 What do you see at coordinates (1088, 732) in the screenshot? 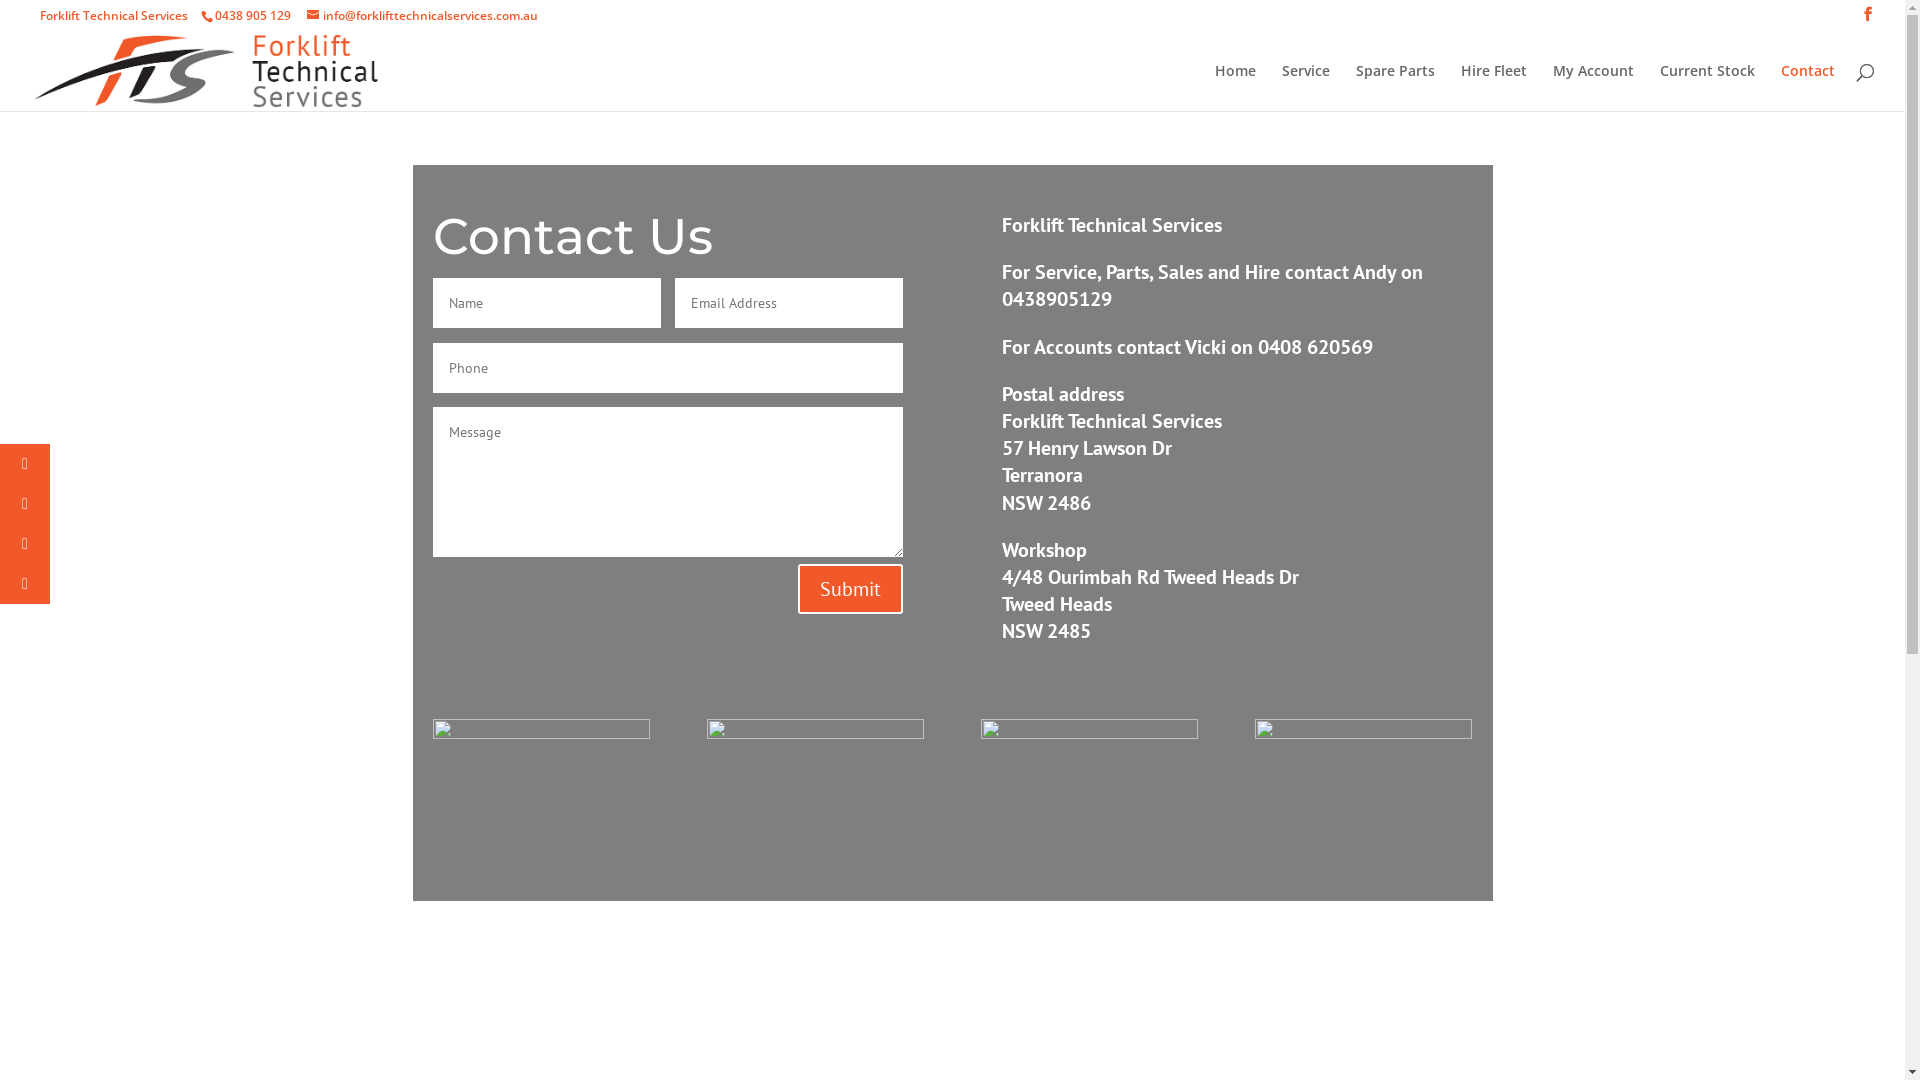
I see `'IMG_5641 (1)'` at bounding box center [1088, 732].